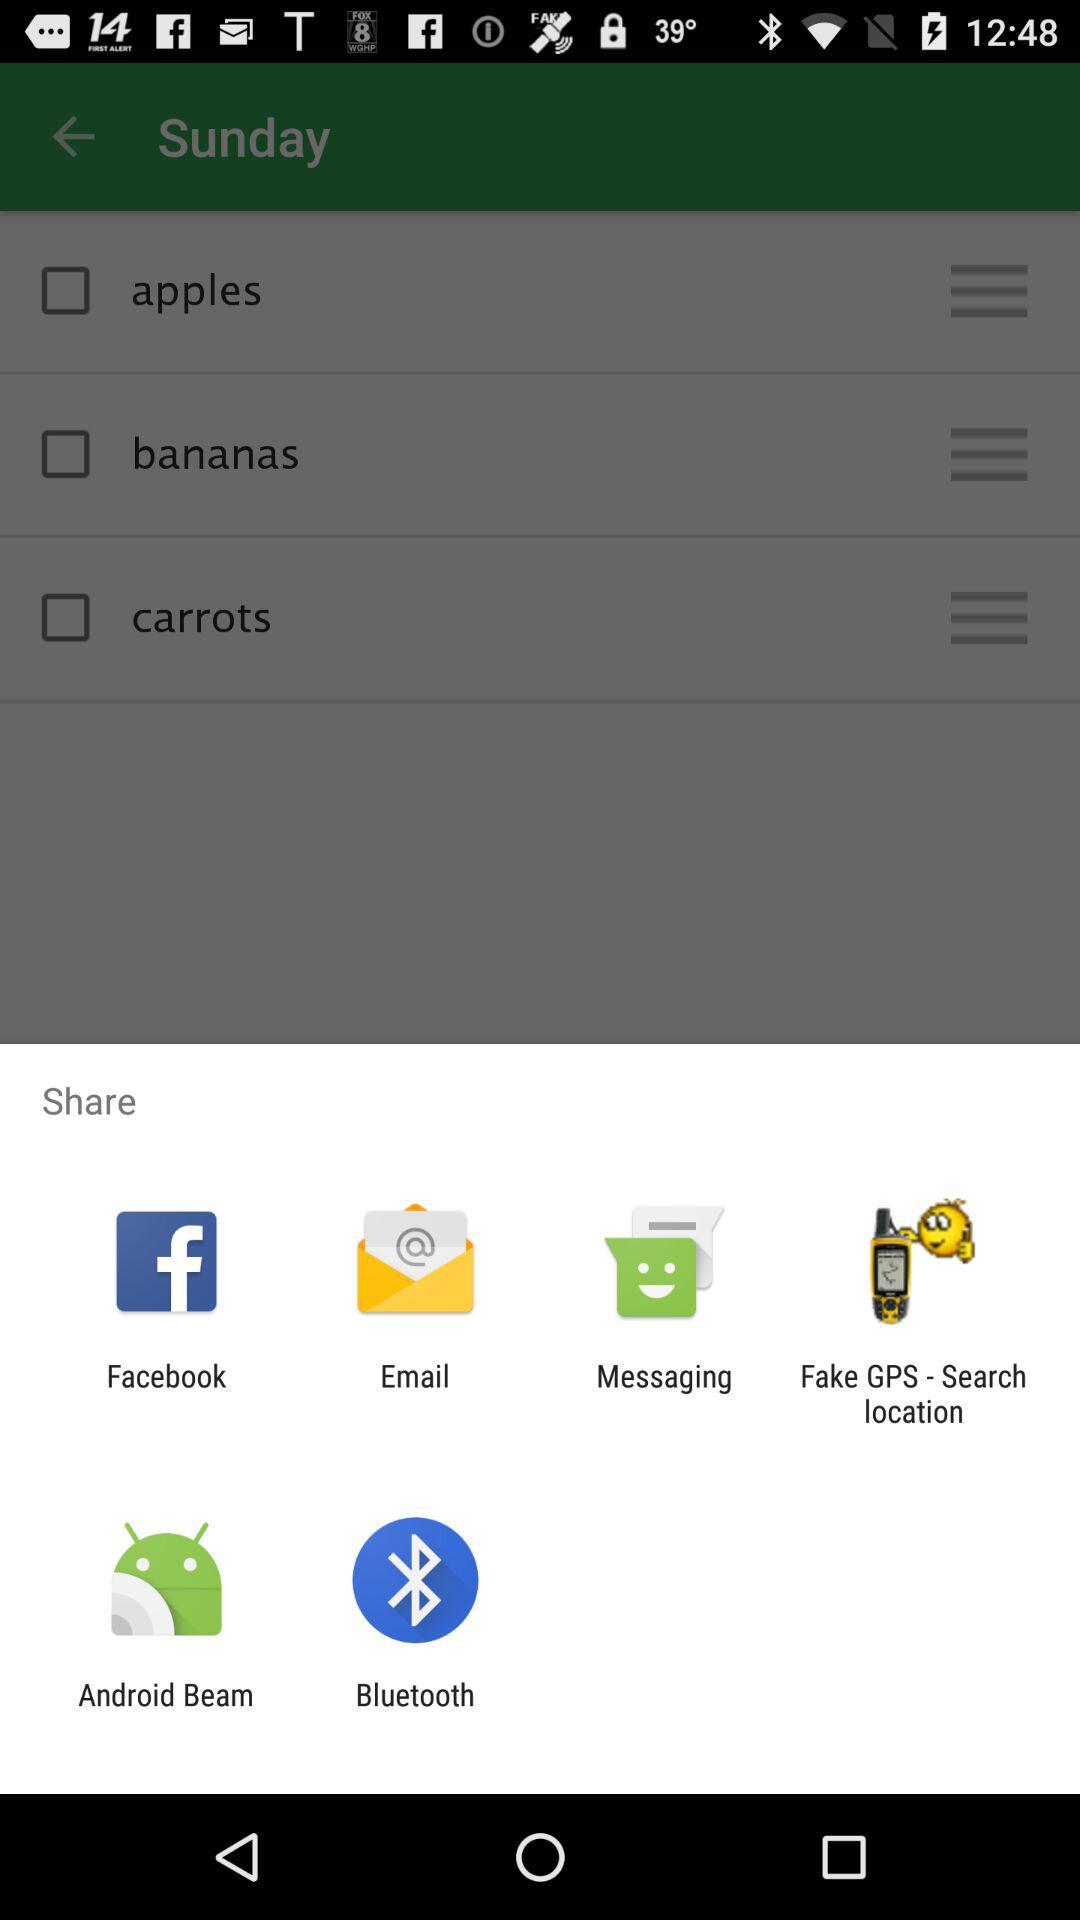  Describe the element at coordinates (913, 1392) in the screenshot. I see `fake gps search app` at that location.